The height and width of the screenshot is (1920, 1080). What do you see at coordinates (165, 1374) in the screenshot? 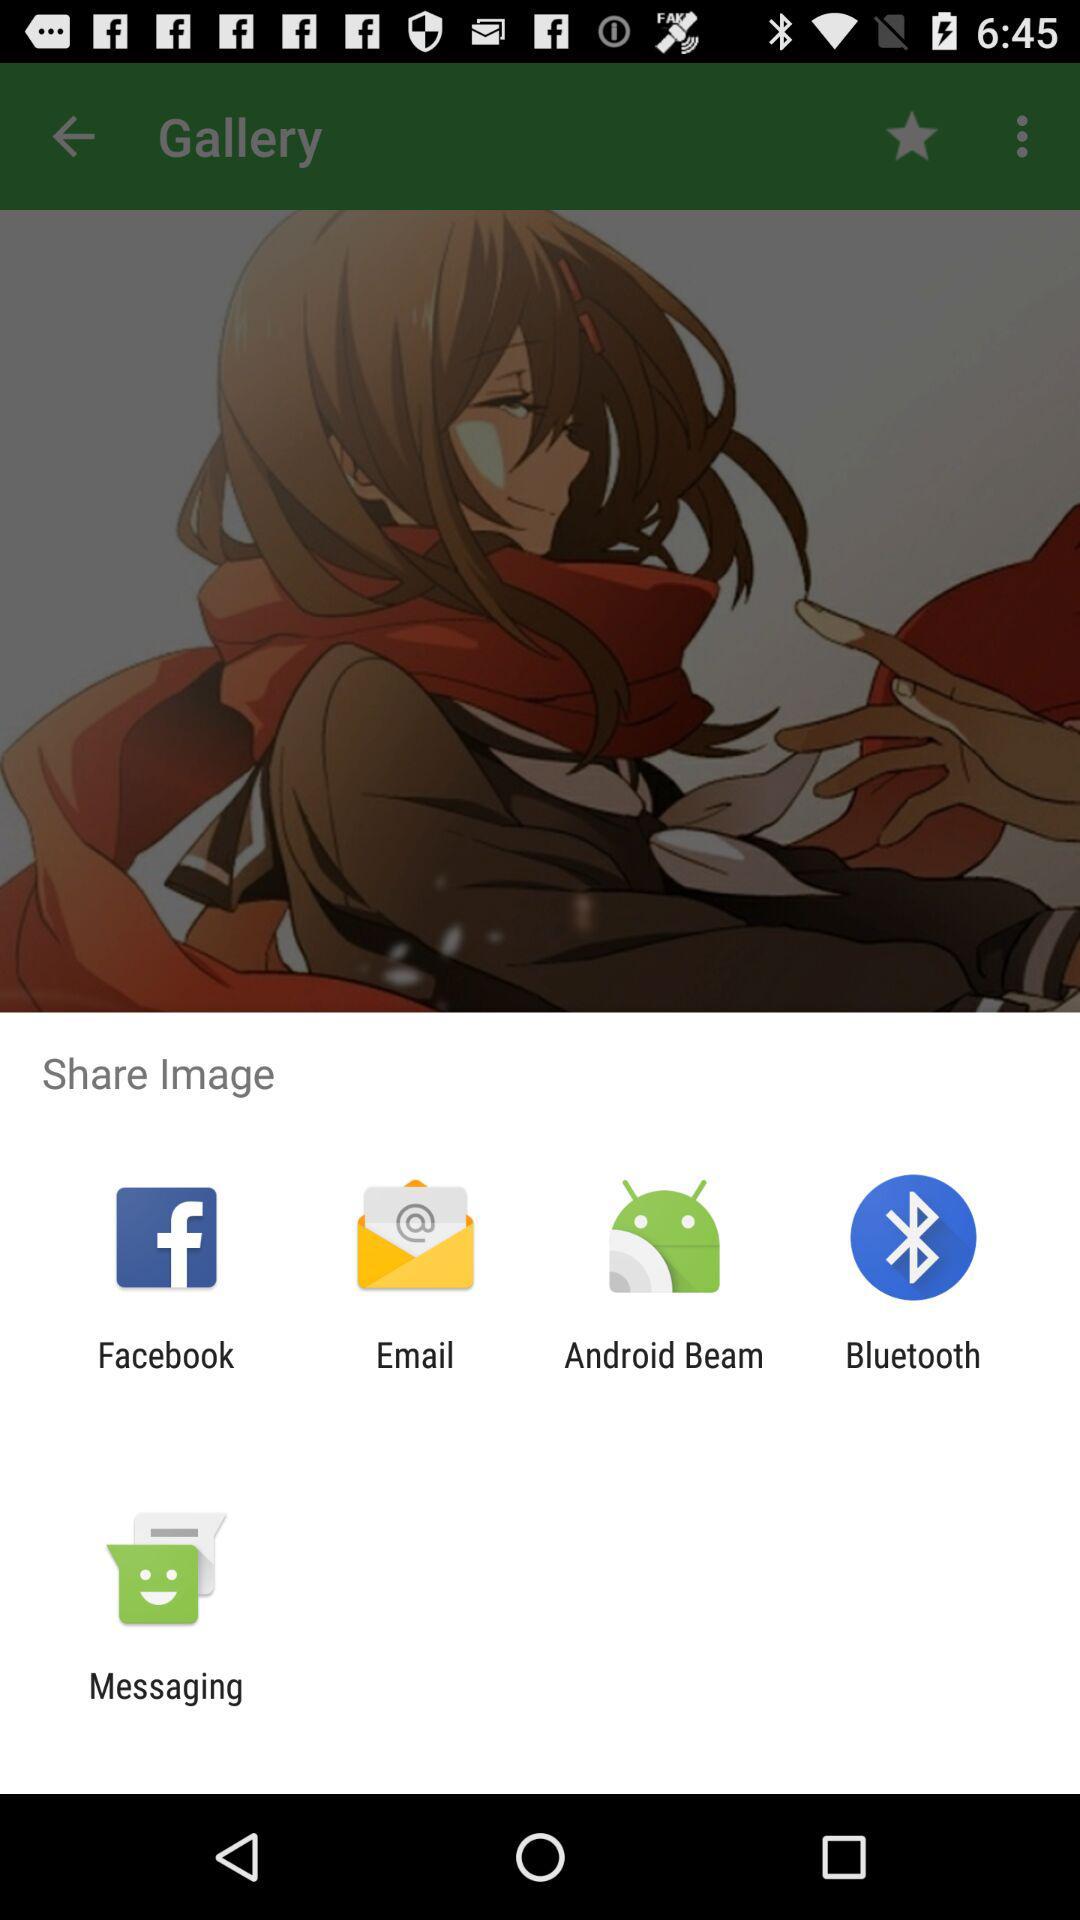
I see `icon next to email icon` at bounding box center [165, 1374].